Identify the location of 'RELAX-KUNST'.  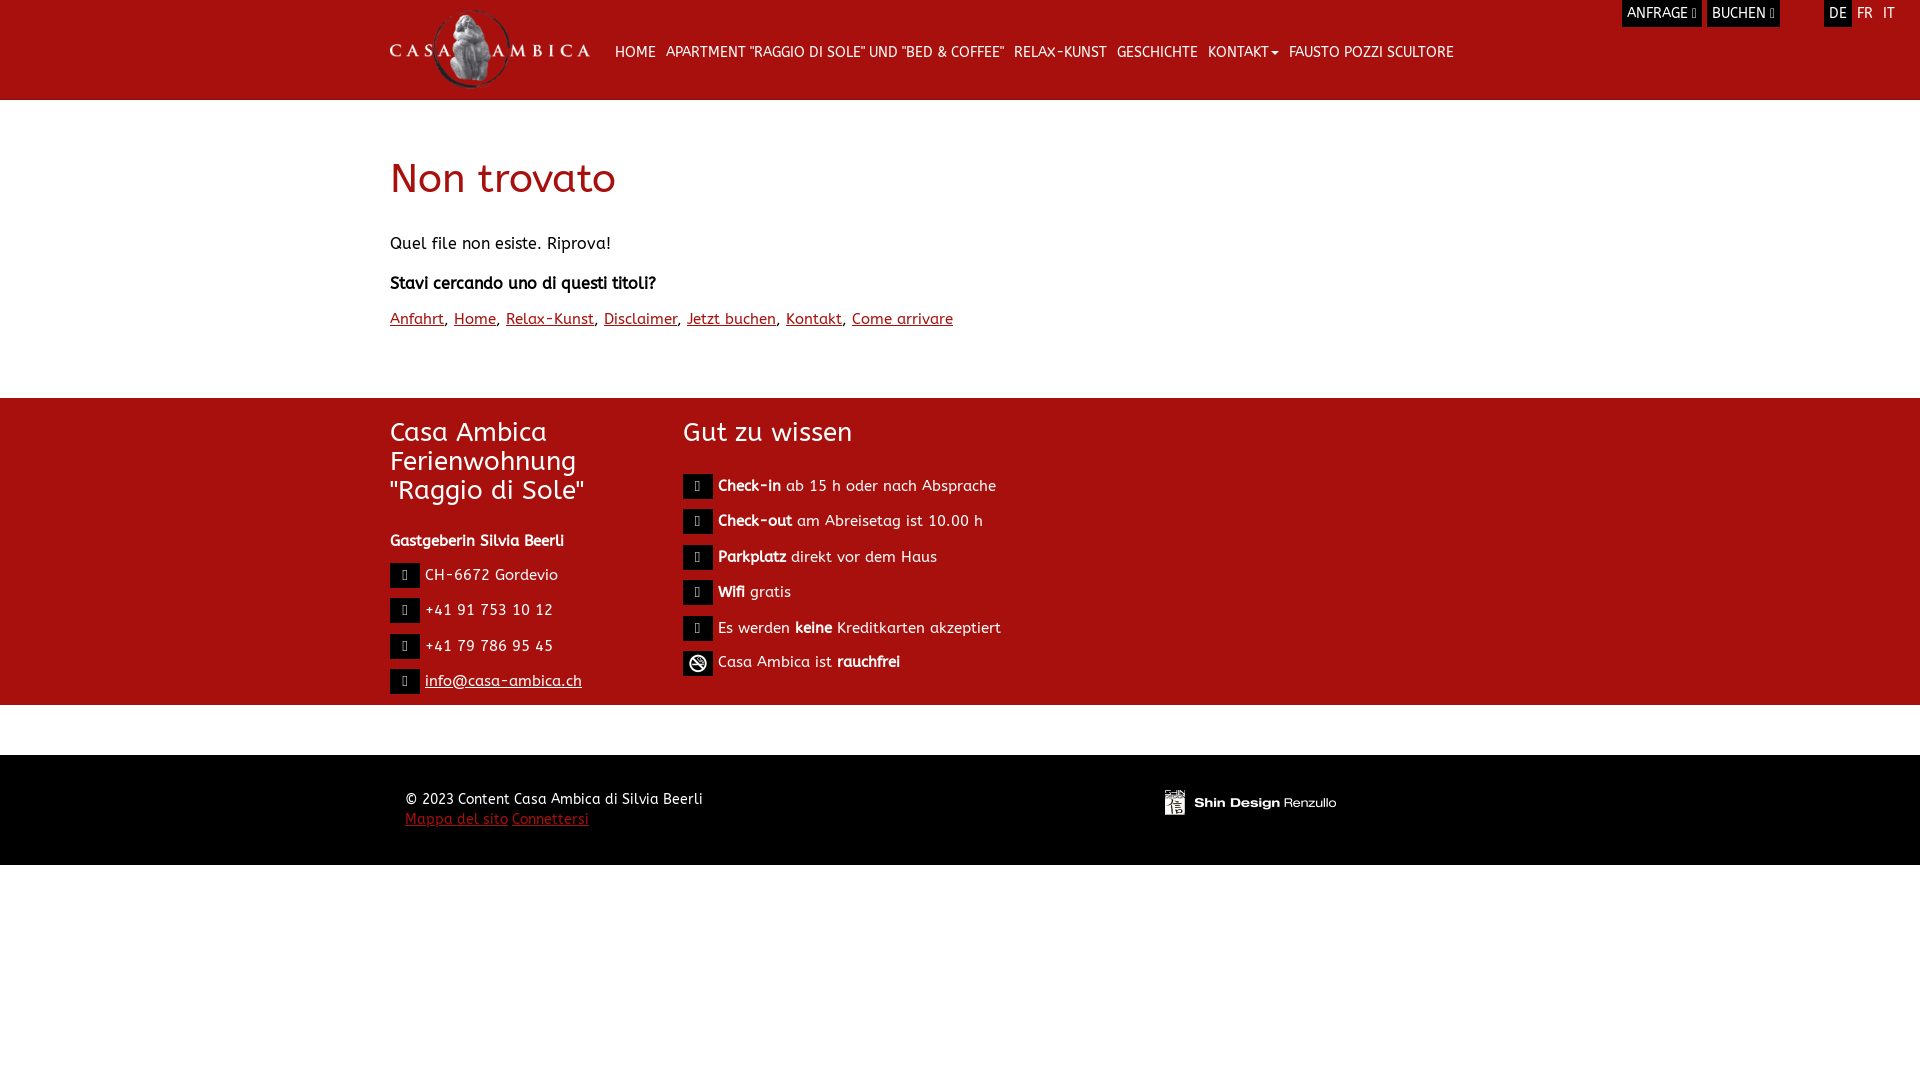
(1059, 51).